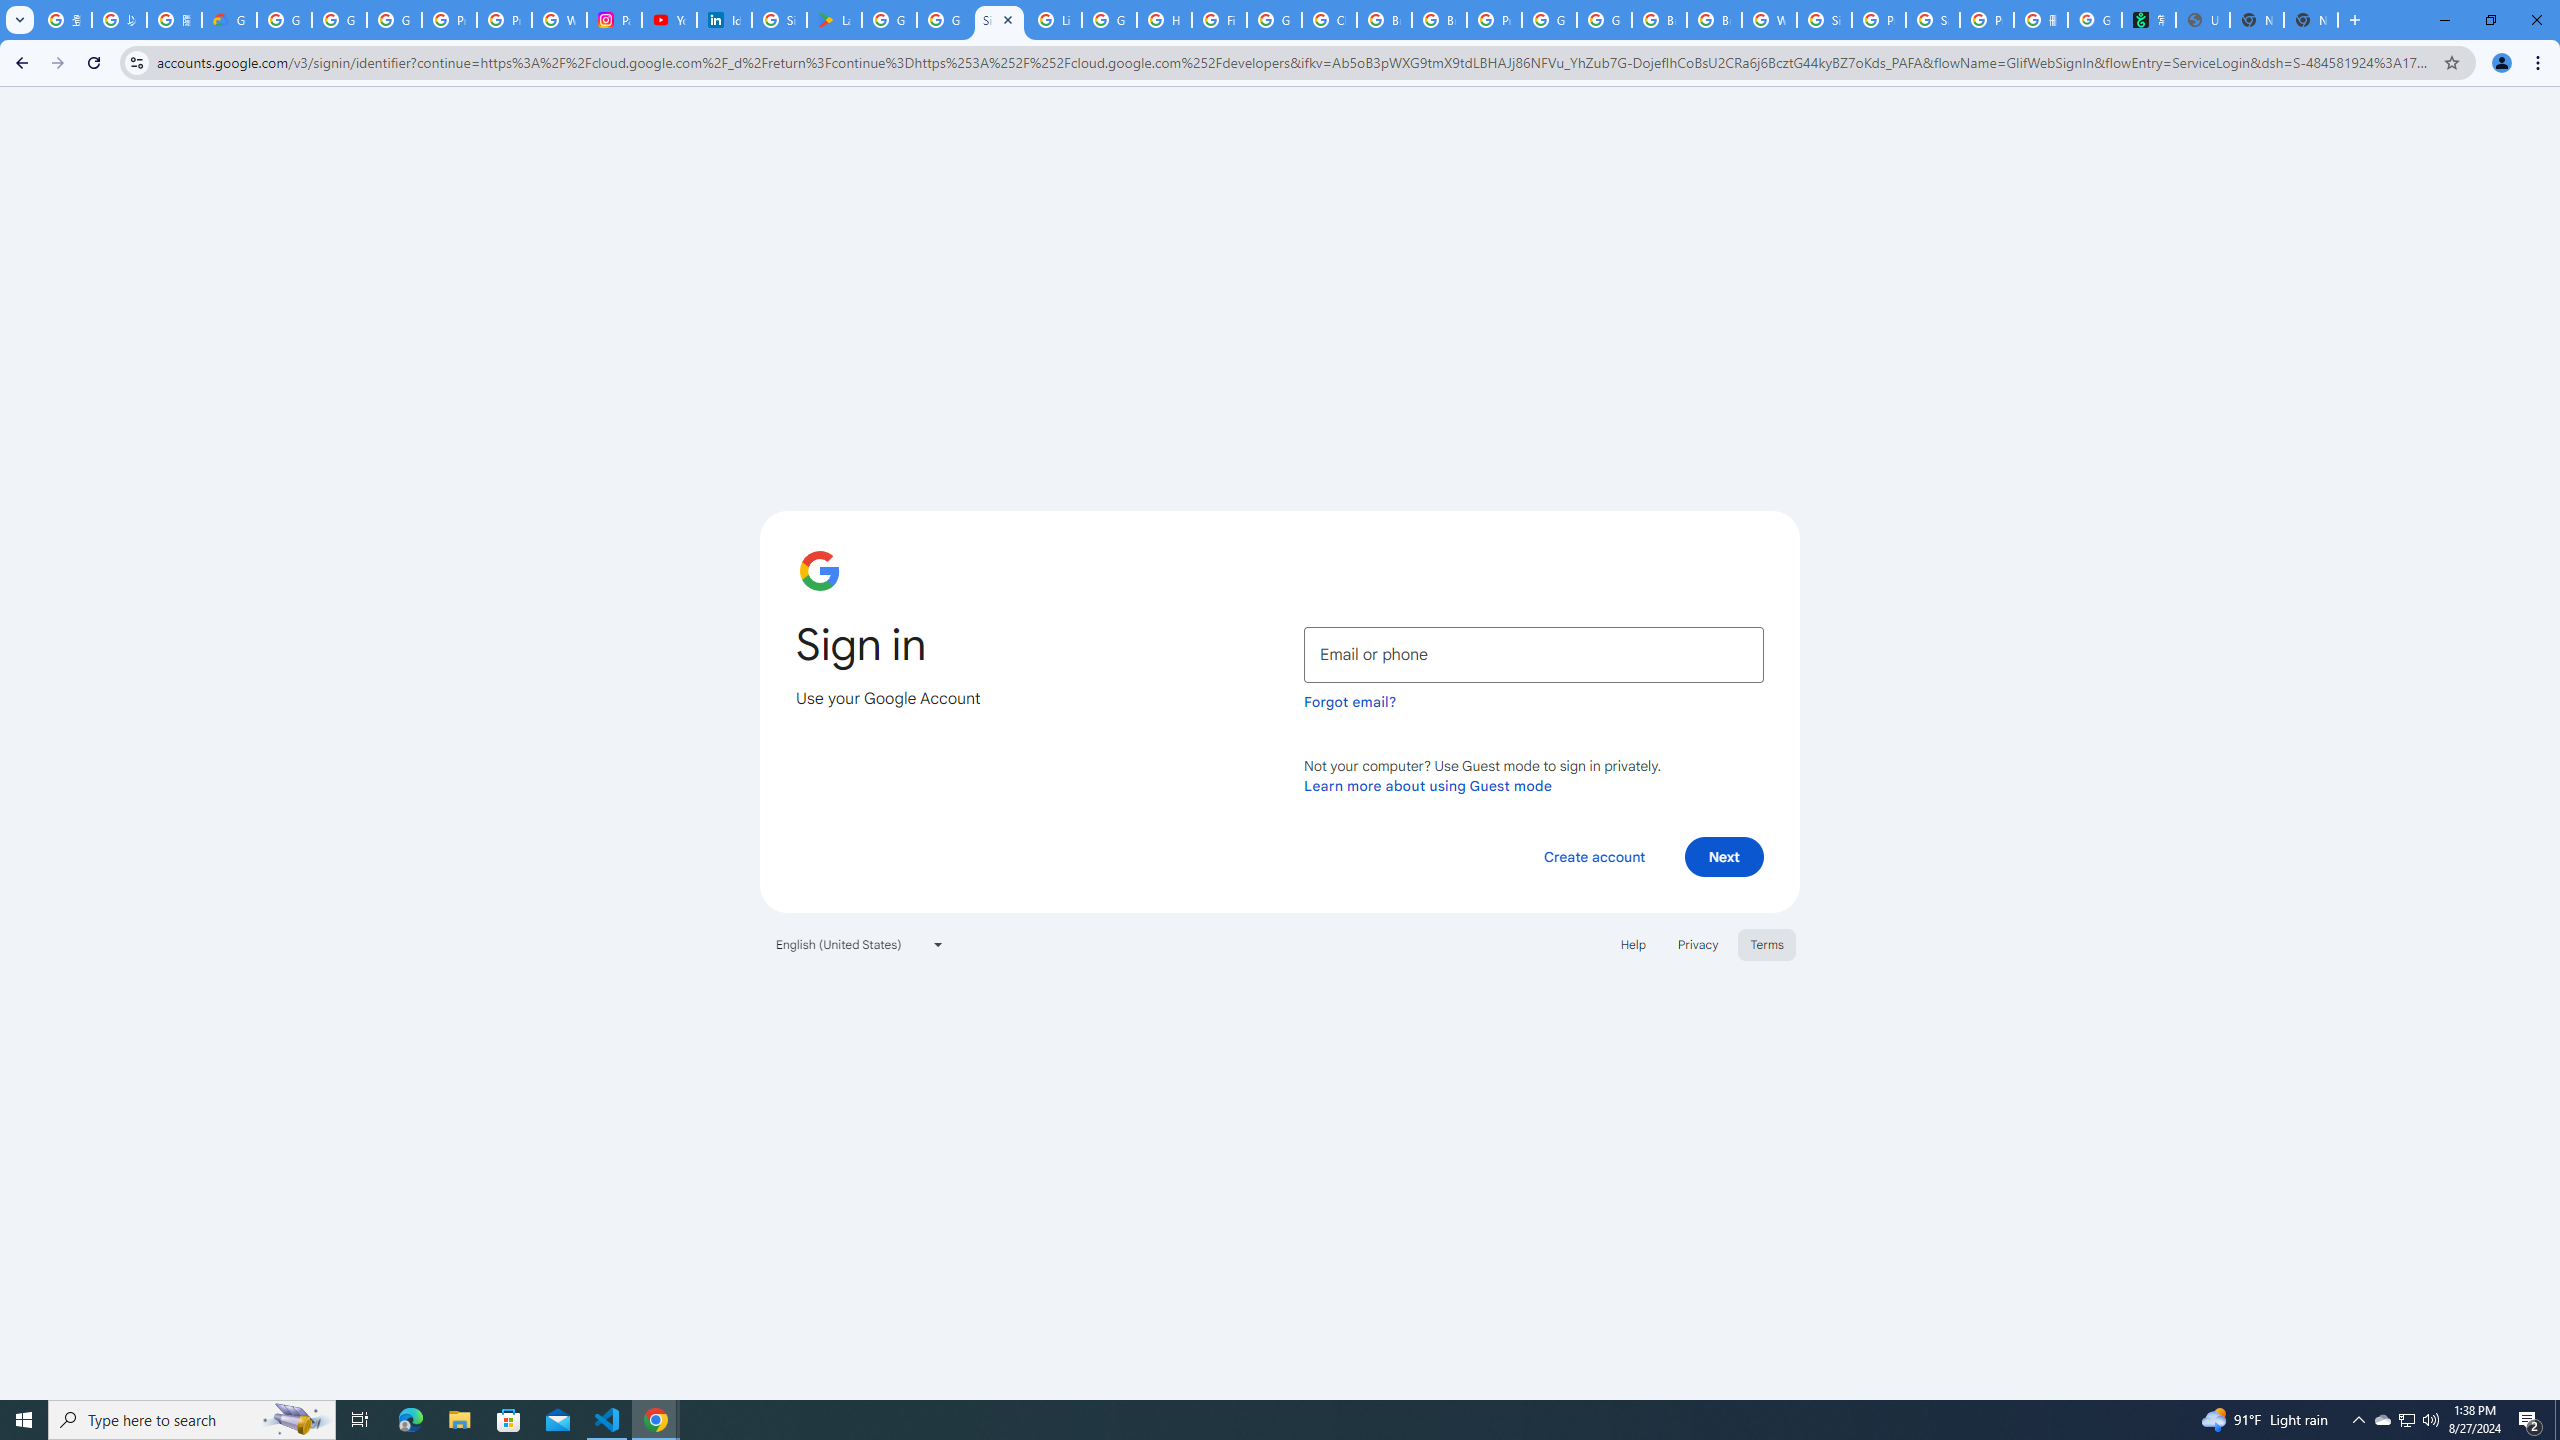 The image size is (2560, 1440). What do you see at coordinates (1163, 19) in the screenshot?
I see `'How do I create a new Google Account? - Google Account Help'` at bounding box center [1163, 19].